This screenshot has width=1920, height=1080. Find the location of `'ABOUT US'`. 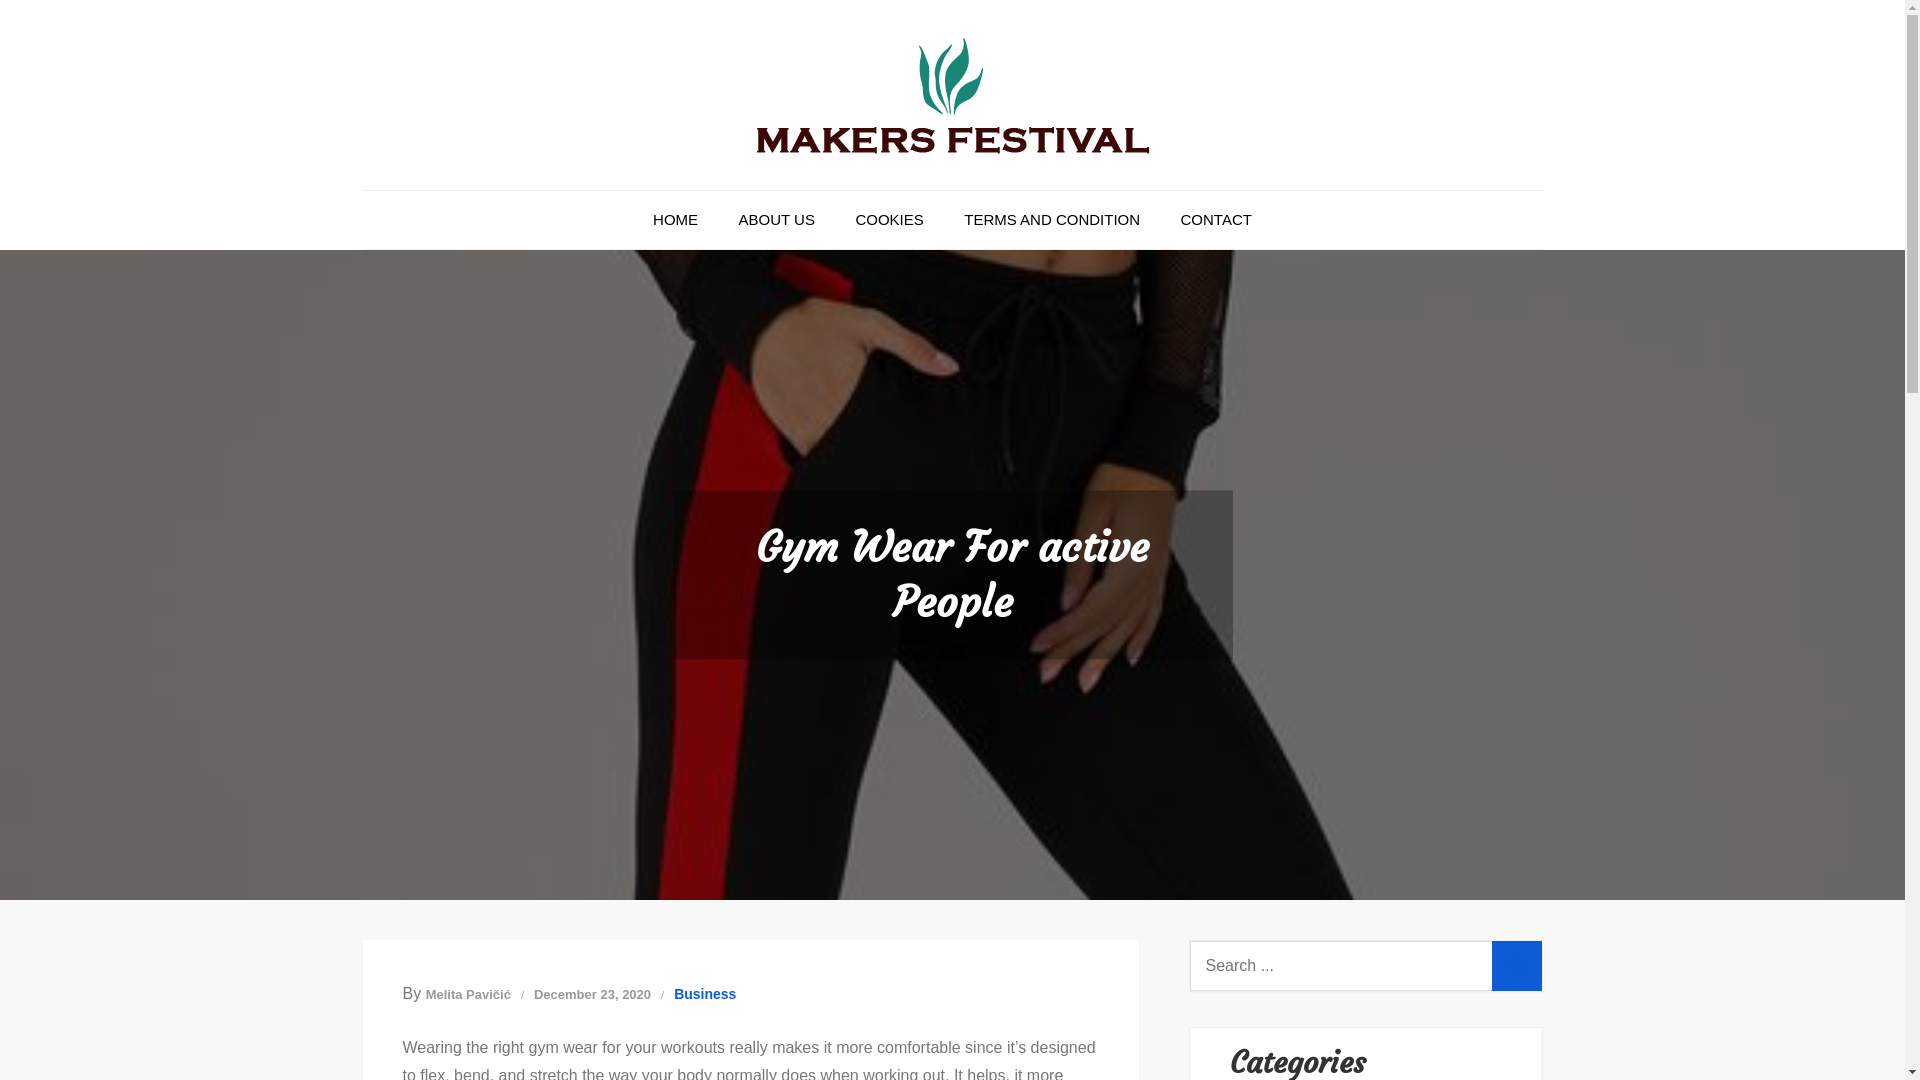

'ABOUT US' is located at coordinates (776, 219).